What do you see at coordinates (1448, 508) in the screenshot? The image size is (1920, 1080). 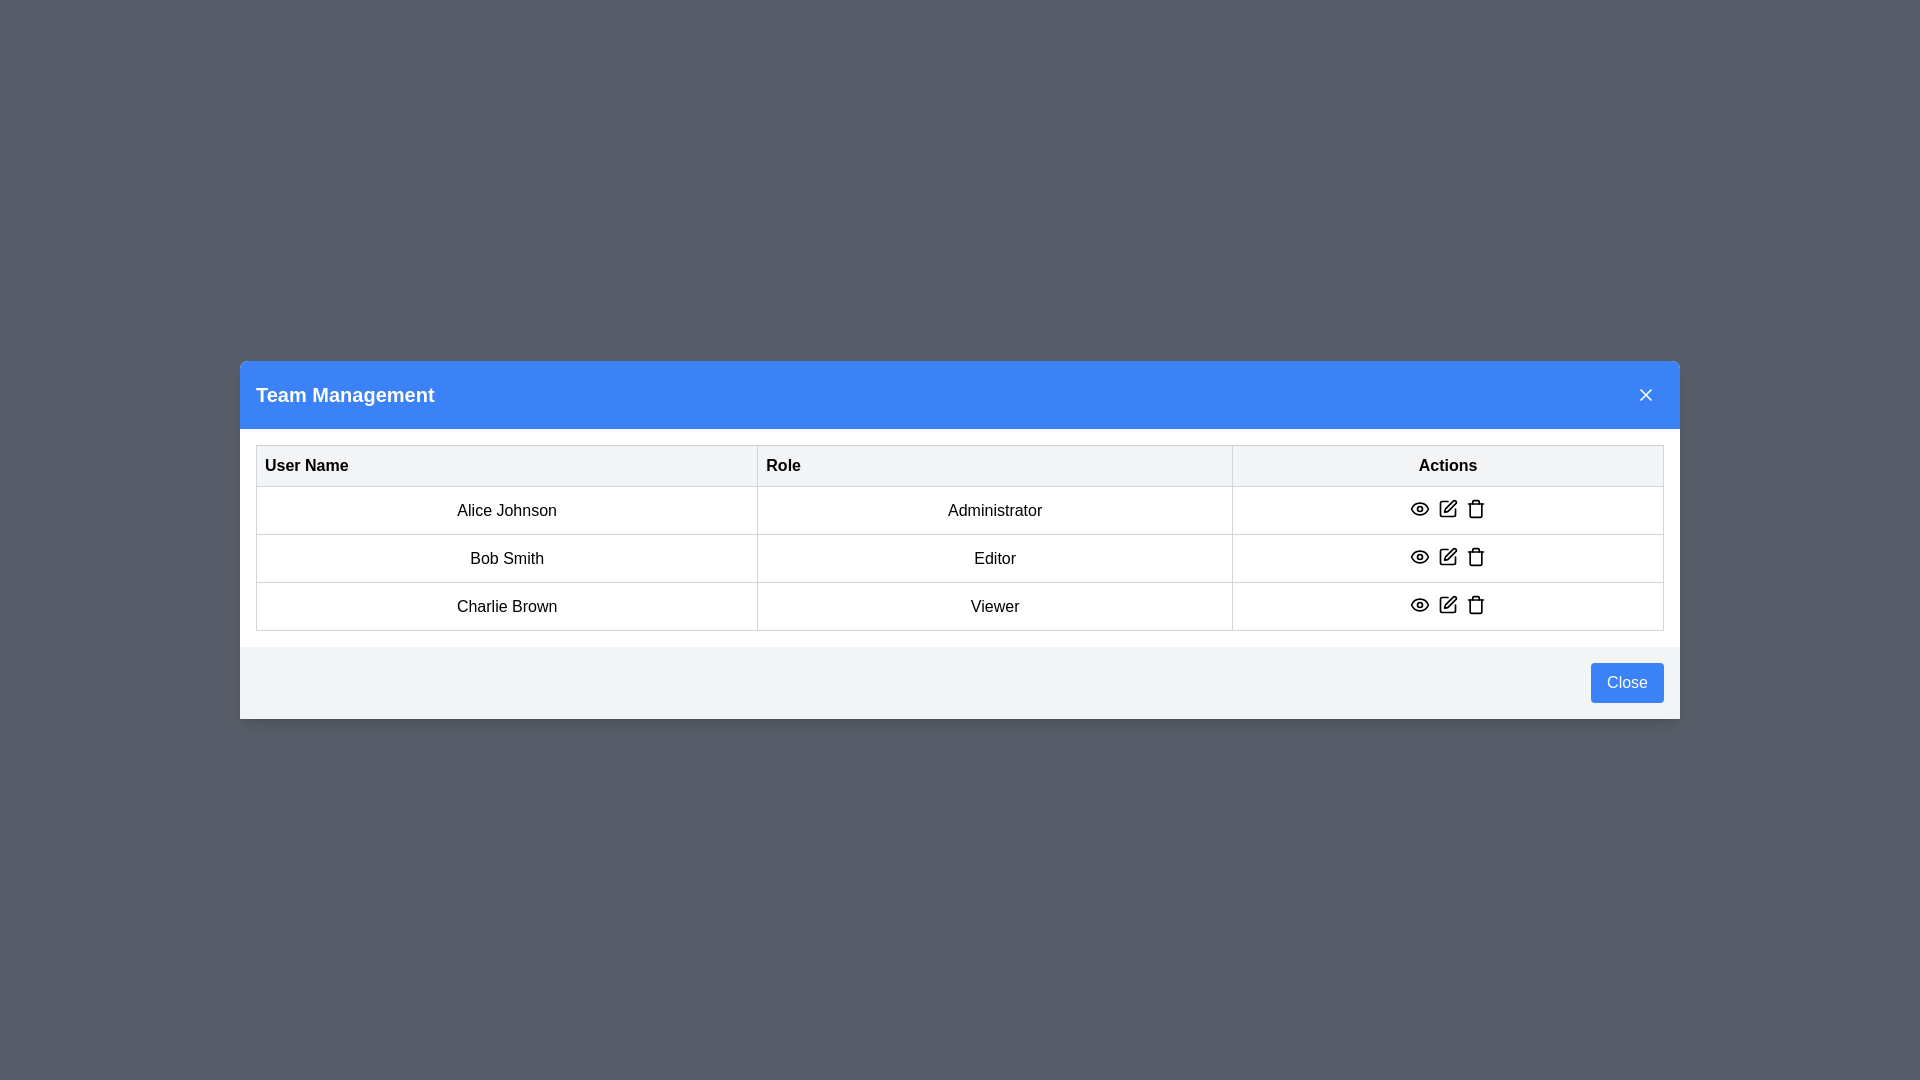 I see `the icon button represented by a pen or pencil in the 'Actions' column of the first row for user 'Alice Johnson'` at bounding box center [1448, 508].